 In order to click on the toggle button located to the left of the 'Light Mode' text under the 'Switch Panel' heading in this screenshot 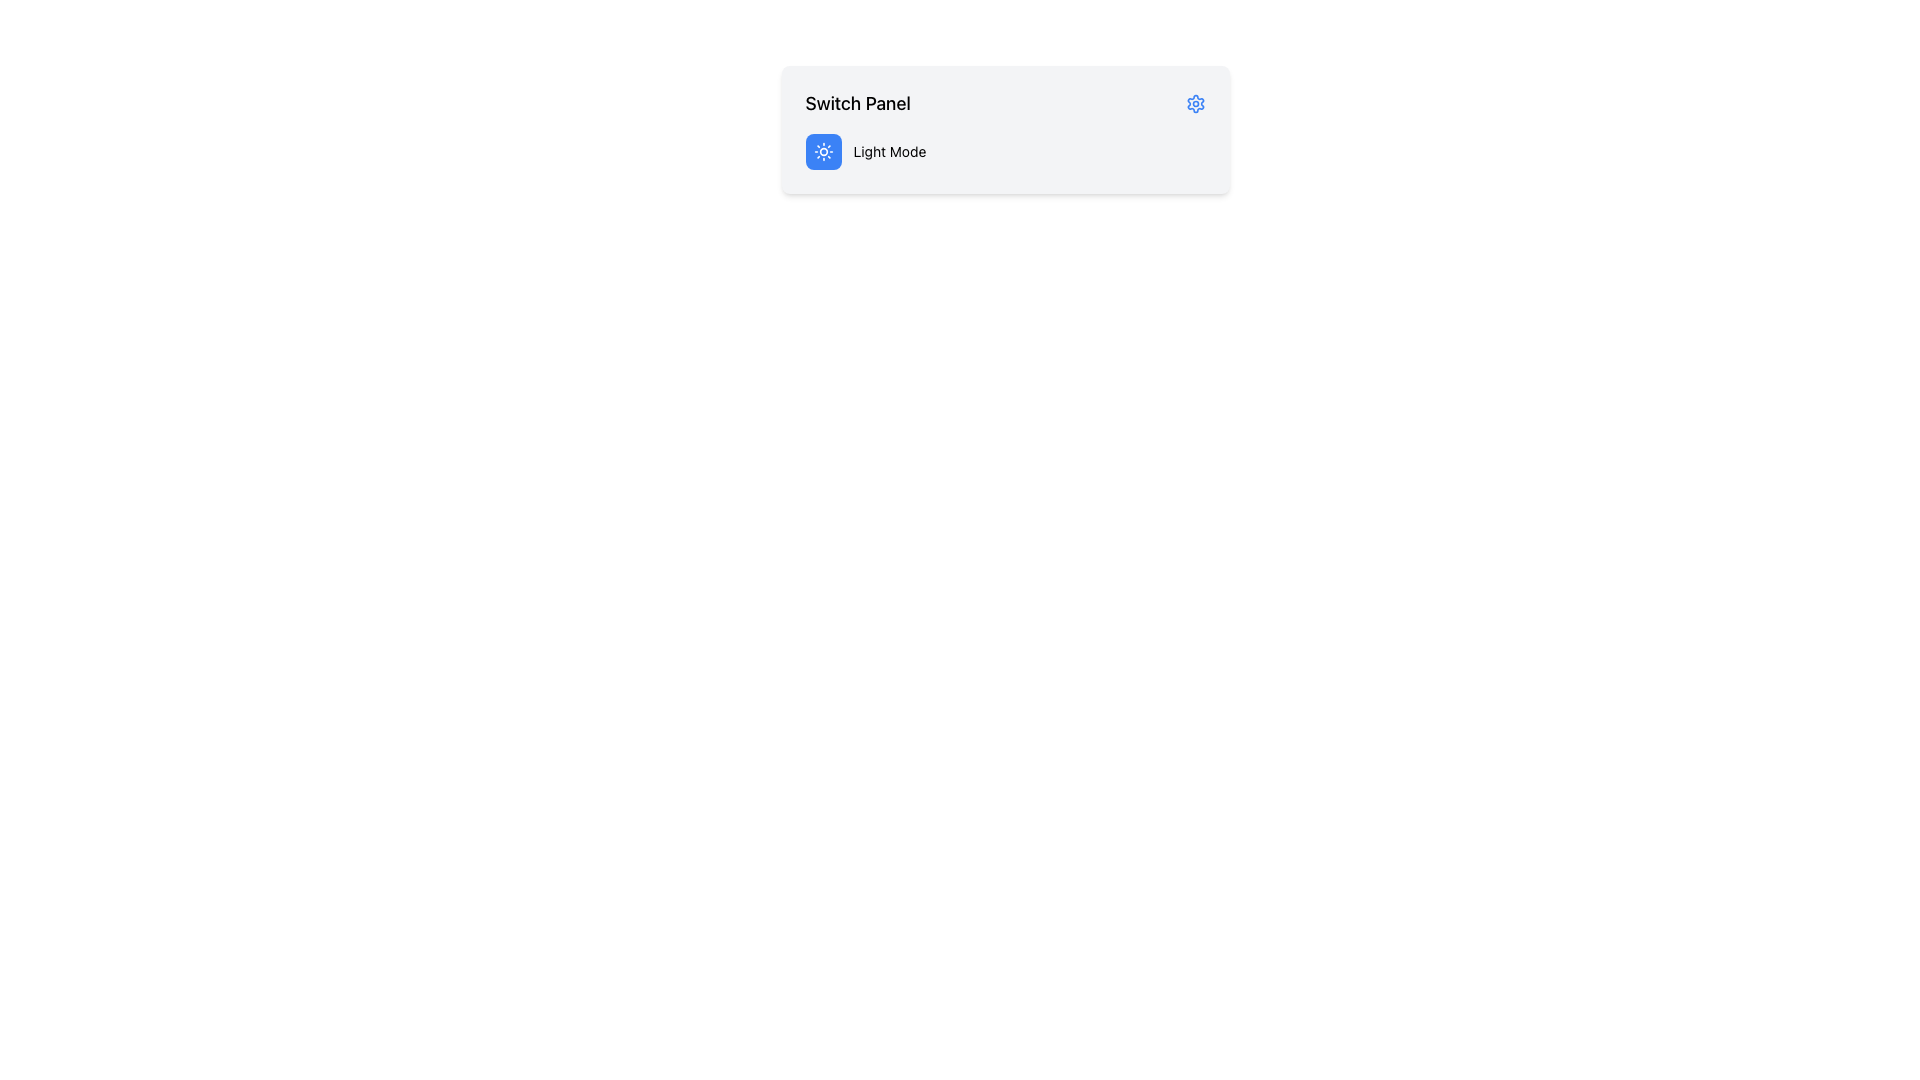, I will do `click(823, 150)`.